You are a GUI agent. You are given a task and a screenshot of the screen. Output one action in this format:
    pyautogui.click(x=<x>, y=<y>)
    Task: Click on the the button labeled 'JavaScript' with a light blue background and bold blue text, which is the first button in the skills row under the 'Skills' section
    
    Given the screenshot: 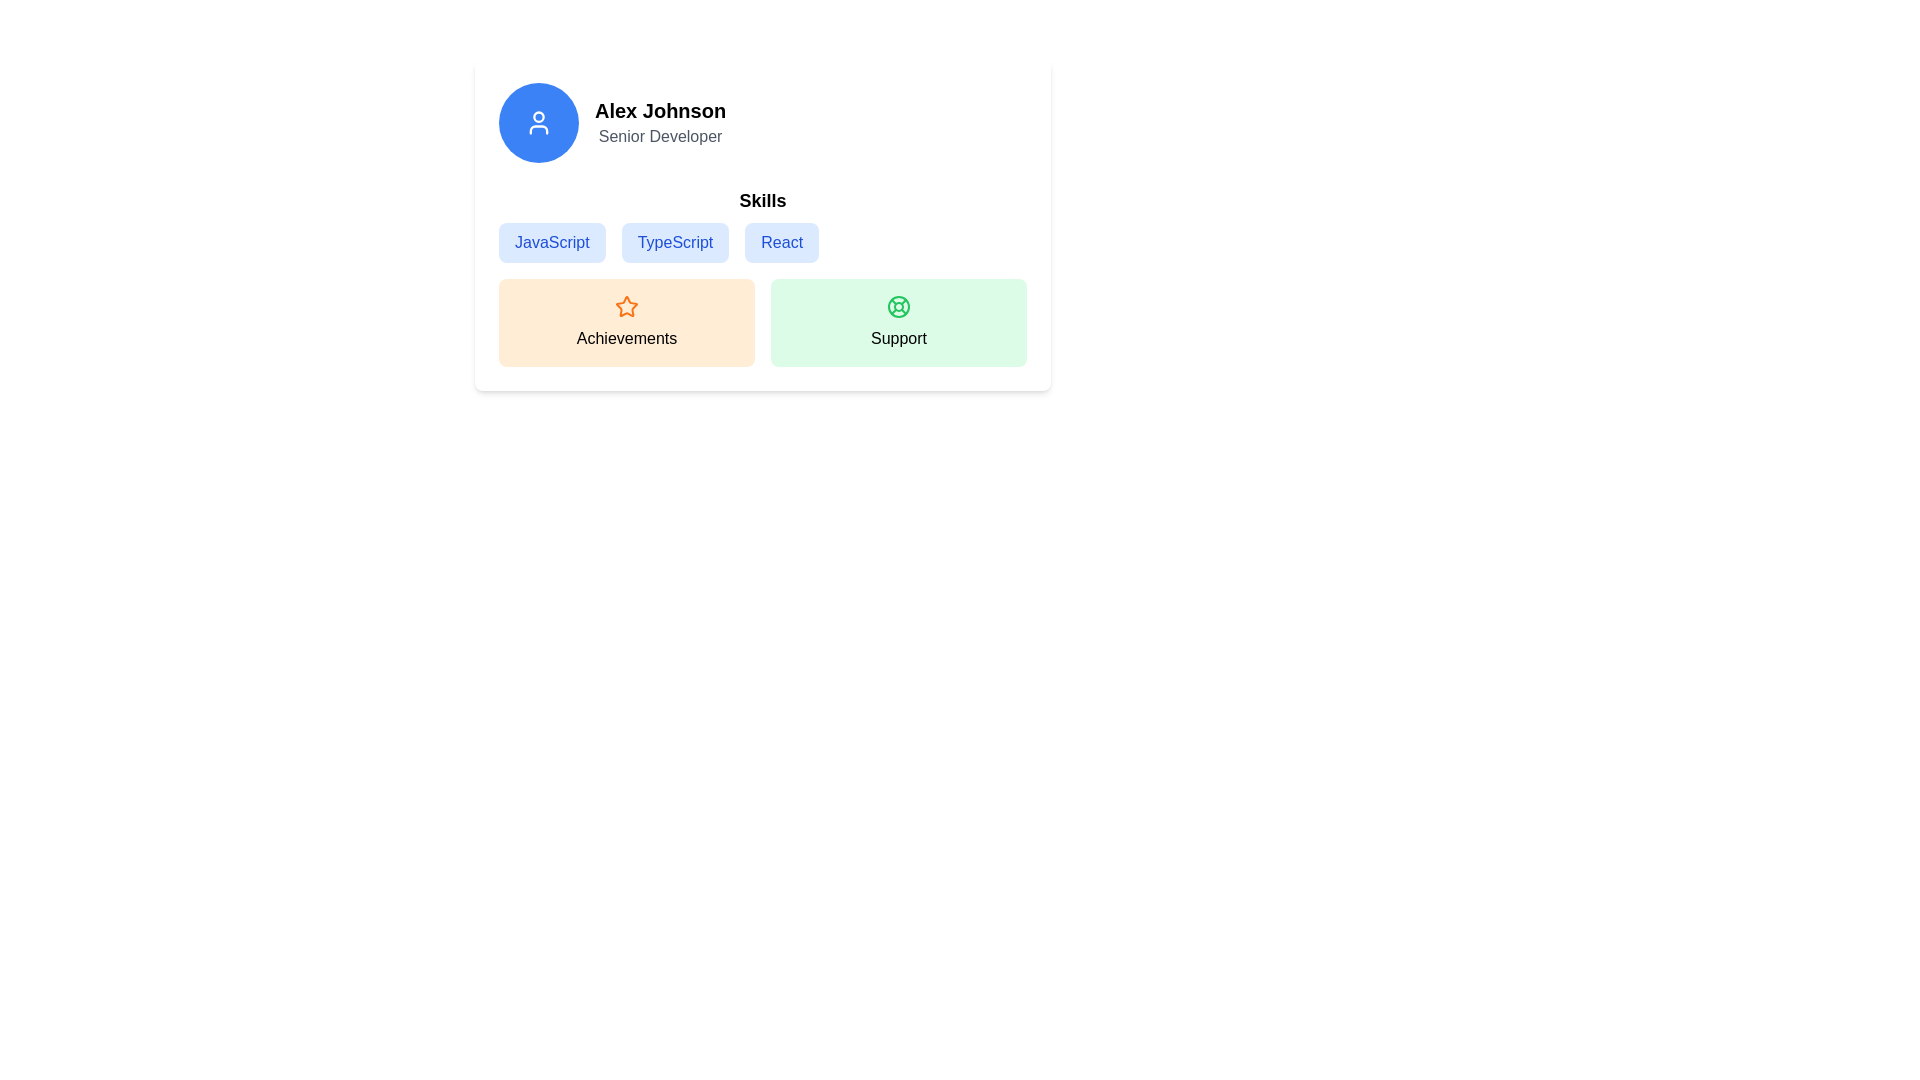 What is the action you would take?
    pyautogui.click(x=552, y=242)
    